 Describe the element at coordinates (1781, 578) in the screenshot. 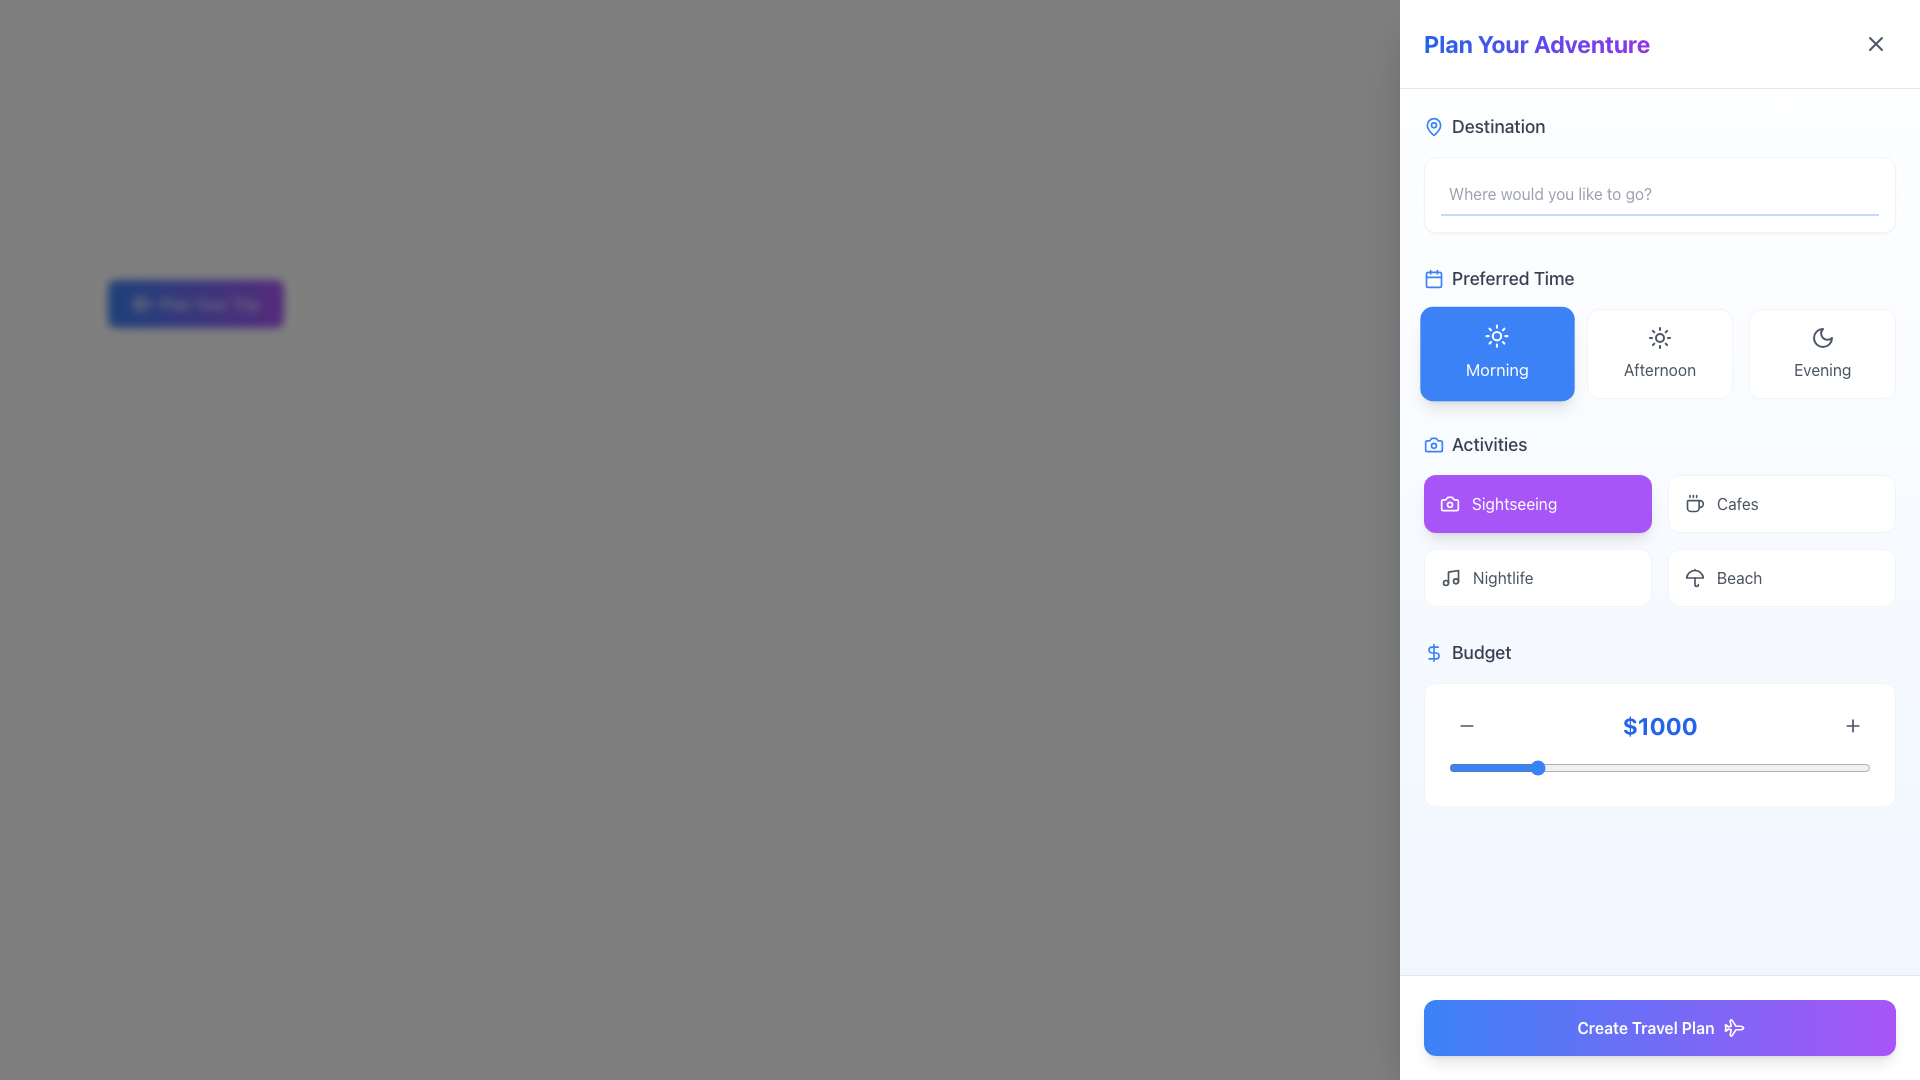

I see `the 'Beach' activity selection button located in the activities section of the form at the bottom right corner, specifically the fourth option among the available activities` at that location.